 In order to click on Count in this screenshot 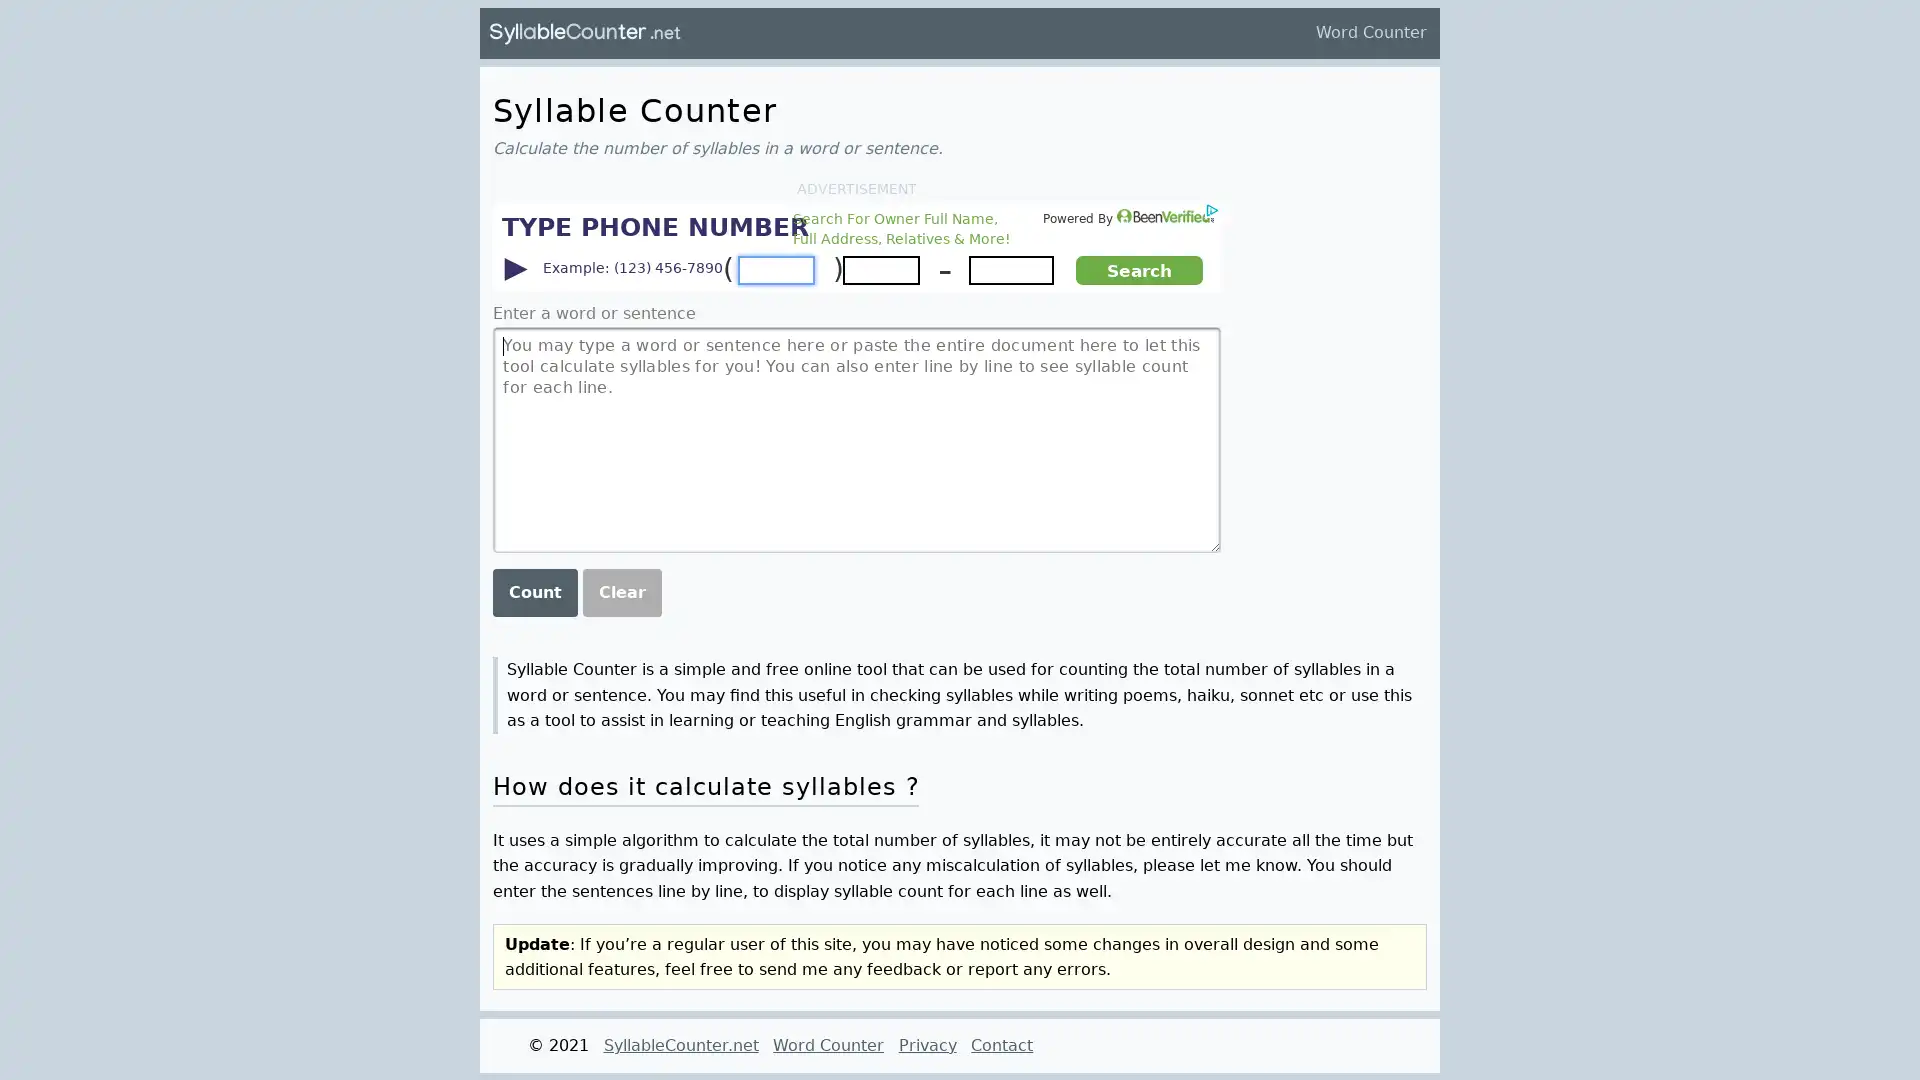, I will do `click(534, 590)`.